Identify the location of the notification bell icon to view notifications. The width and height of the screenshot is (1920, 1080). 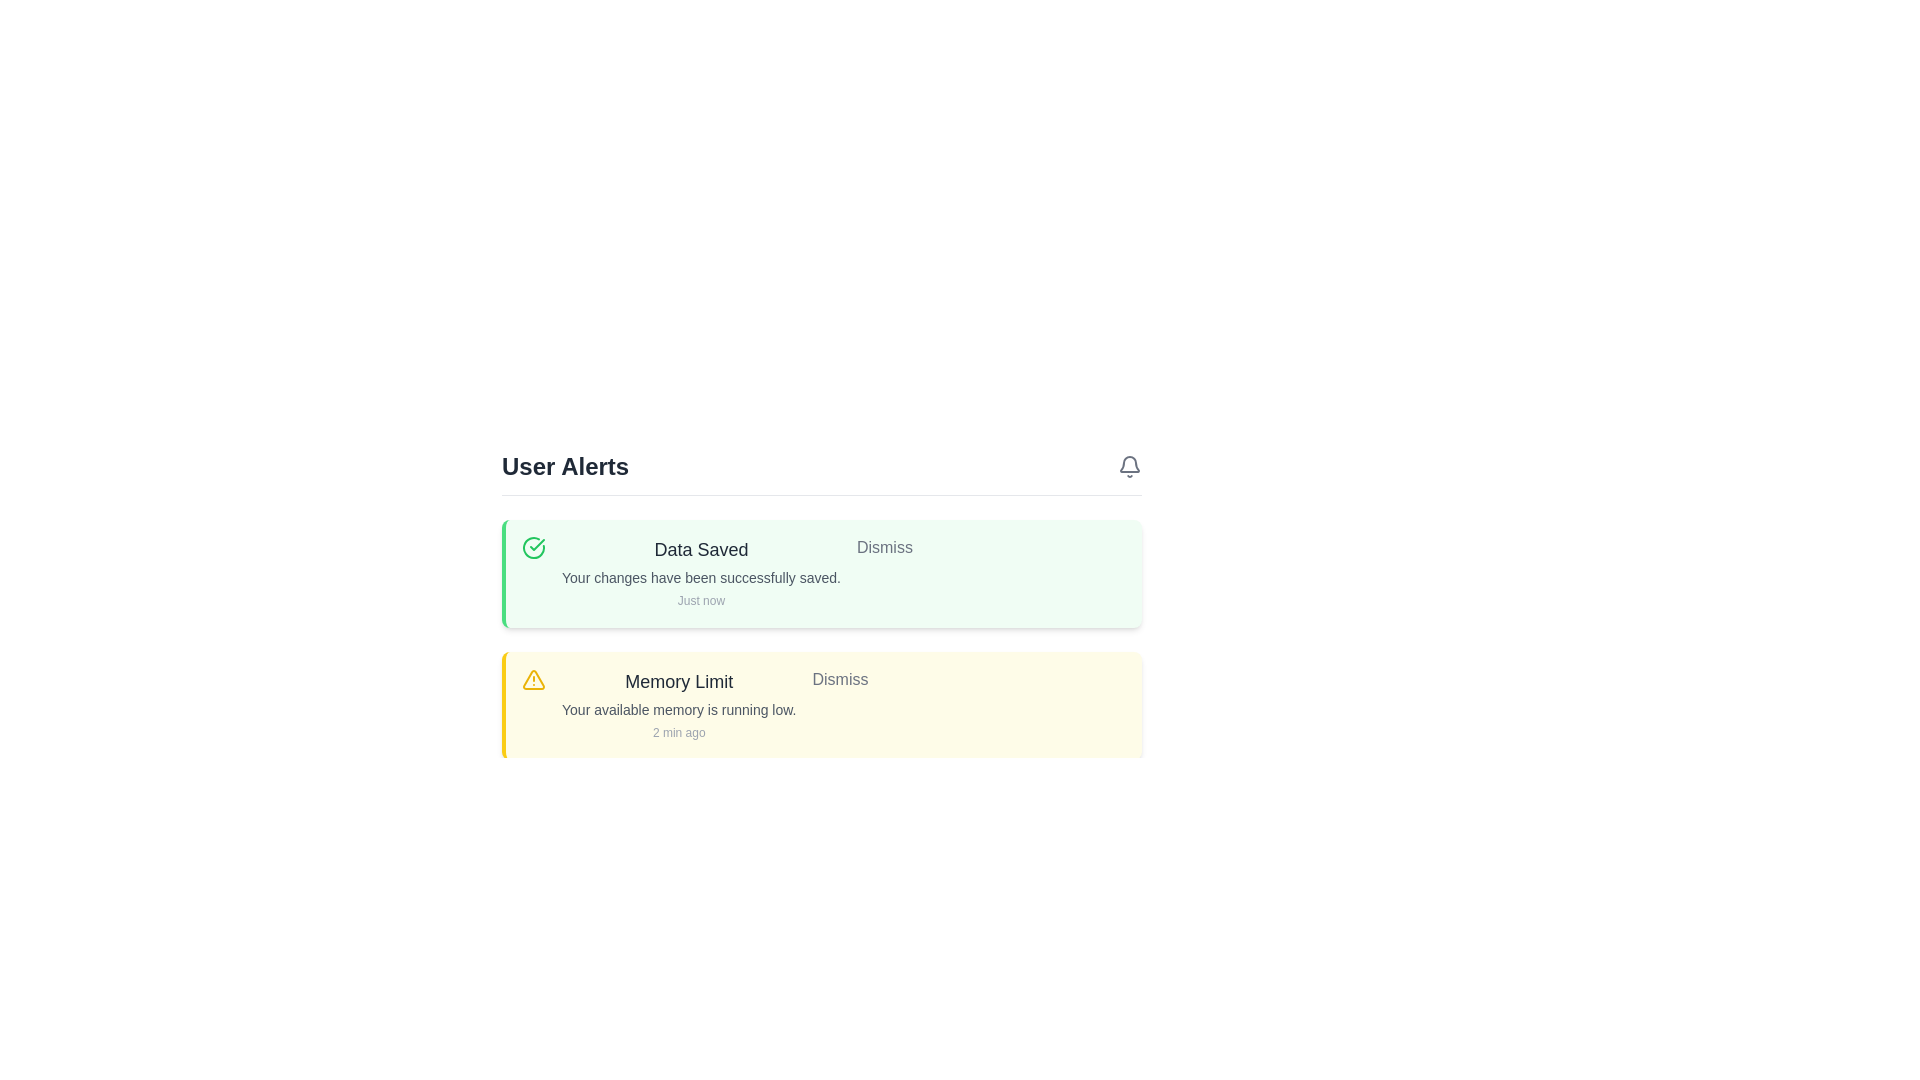
(1129, 466).